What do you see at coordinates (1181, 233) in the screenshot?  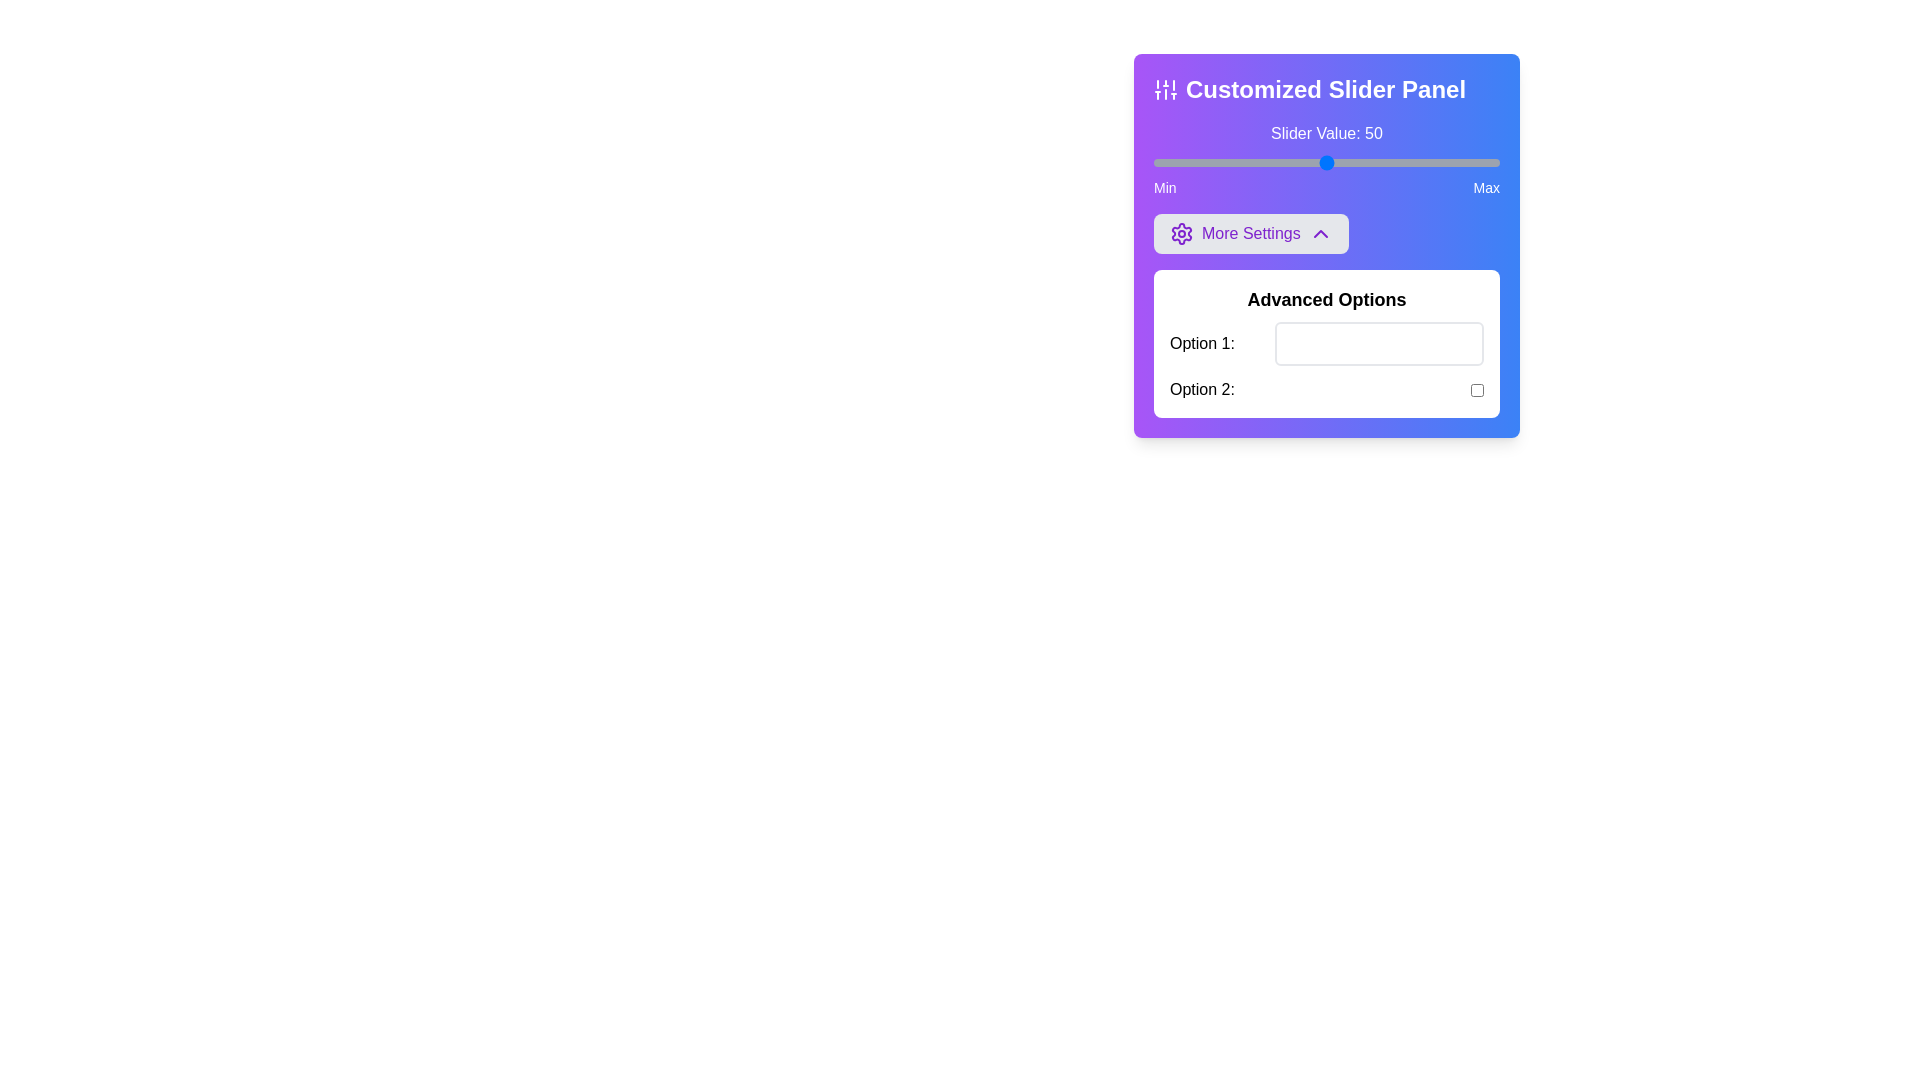 I see `the purple gear icon representing settings, located to the left of the 'More Settings' button in the control panel` at bounding box center [1181, 233].